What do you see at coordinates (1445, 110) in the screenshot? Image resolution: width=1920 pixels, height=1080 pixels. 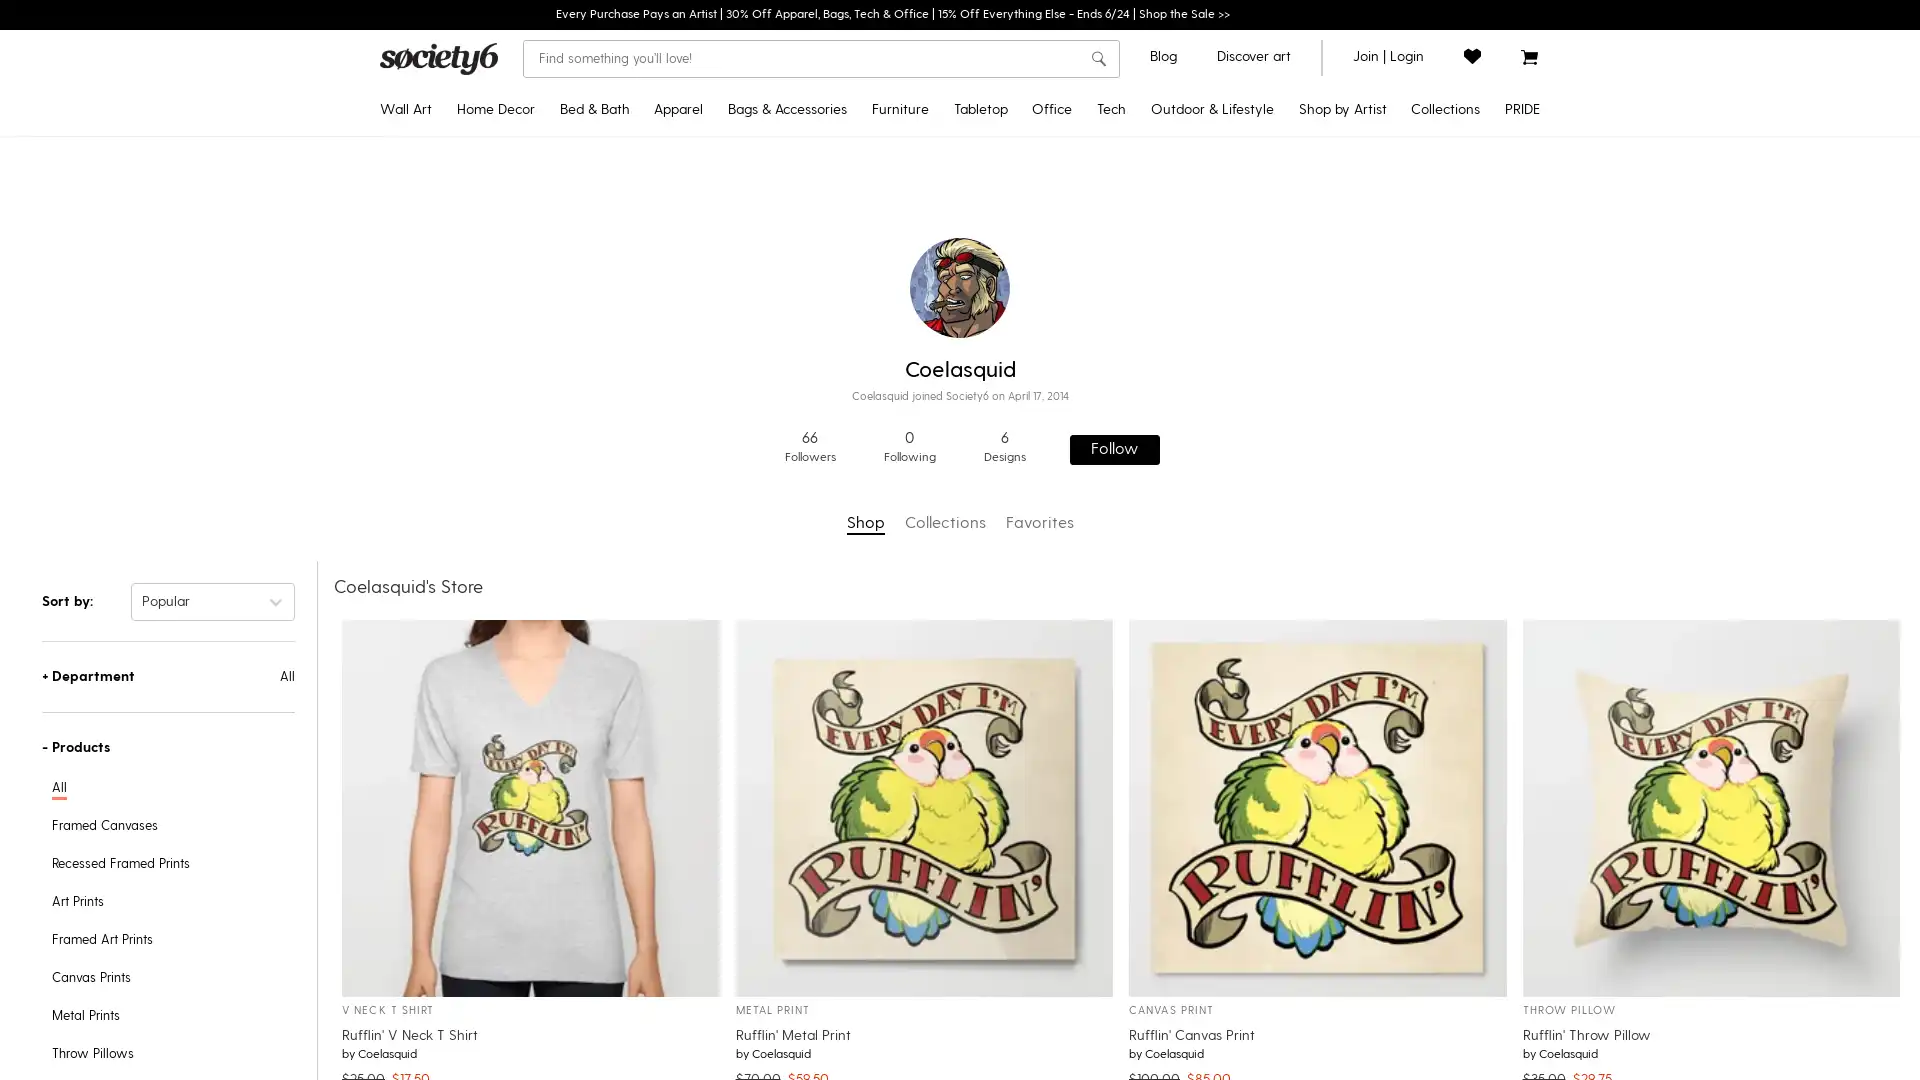 I see `Collections` at bounding box center [1445, 110].